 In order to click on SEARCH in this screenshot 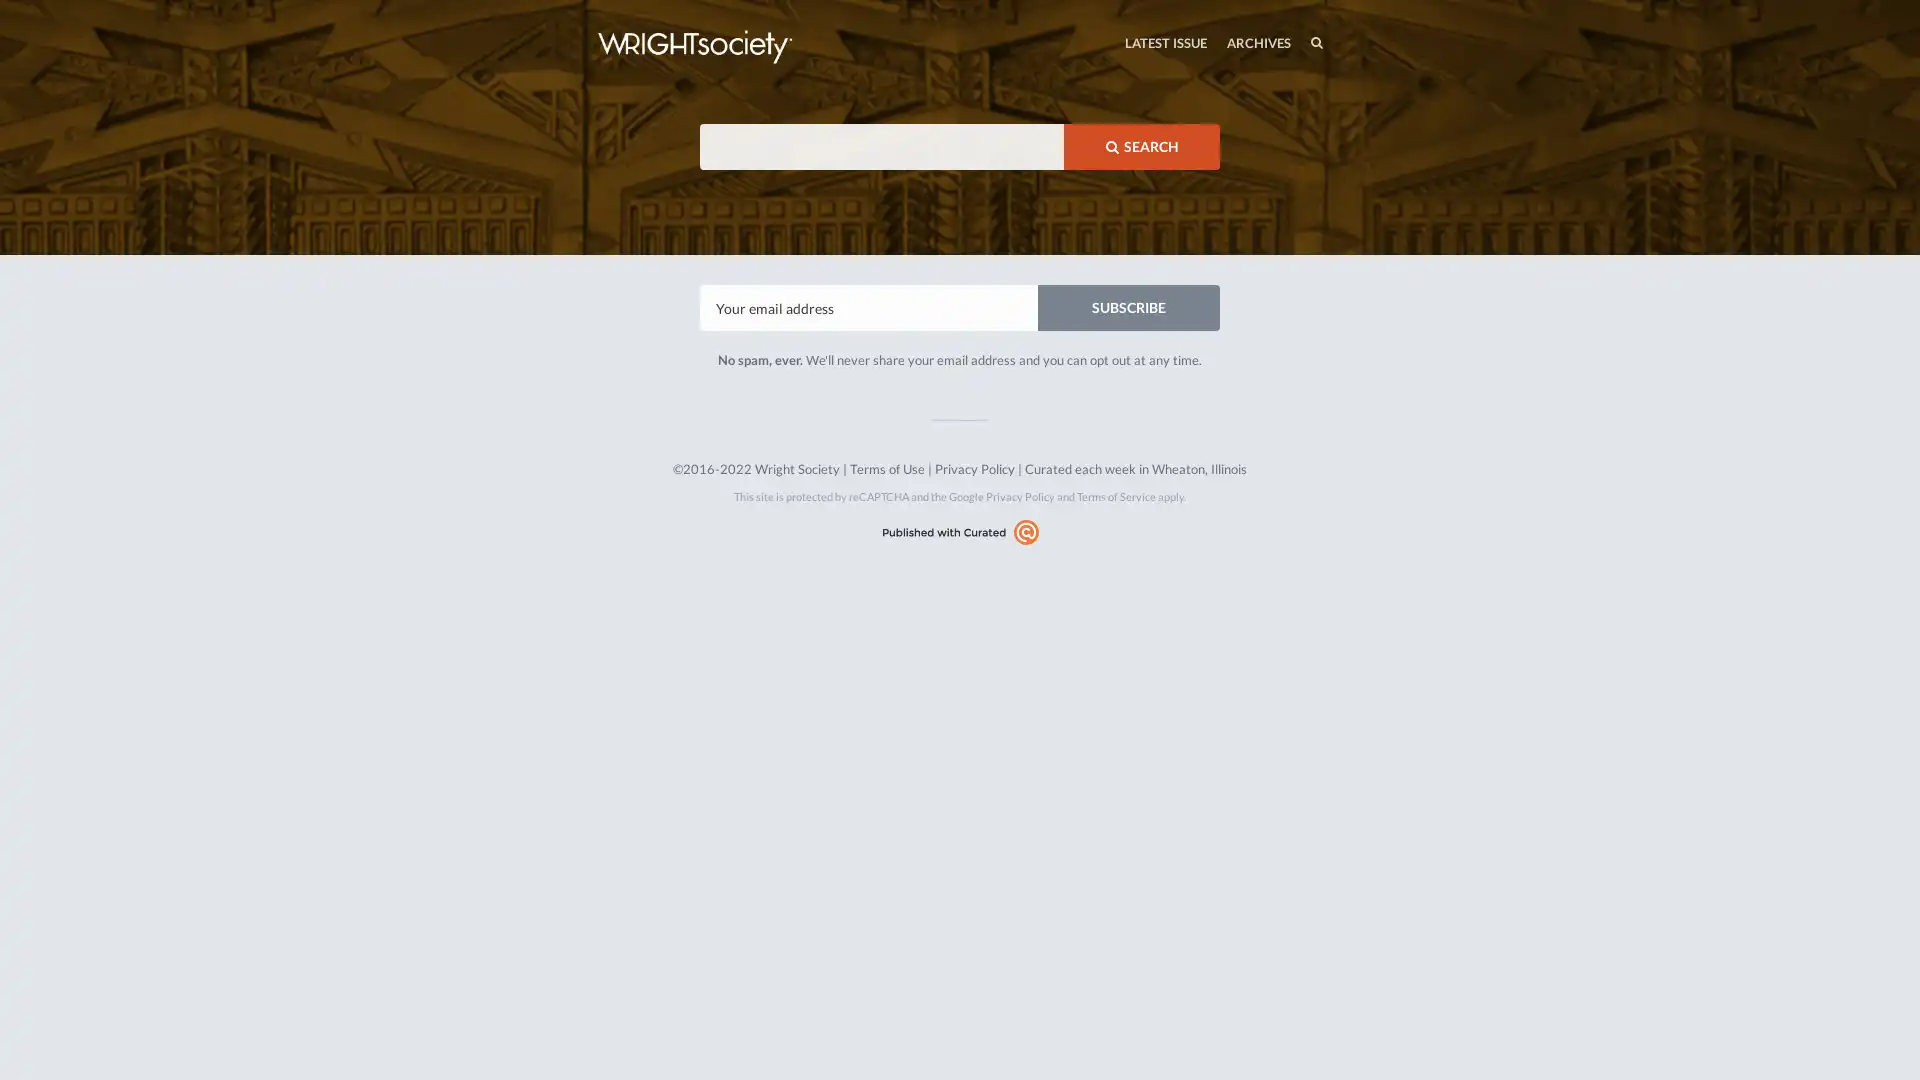, I will do `click(1274, 42)`.